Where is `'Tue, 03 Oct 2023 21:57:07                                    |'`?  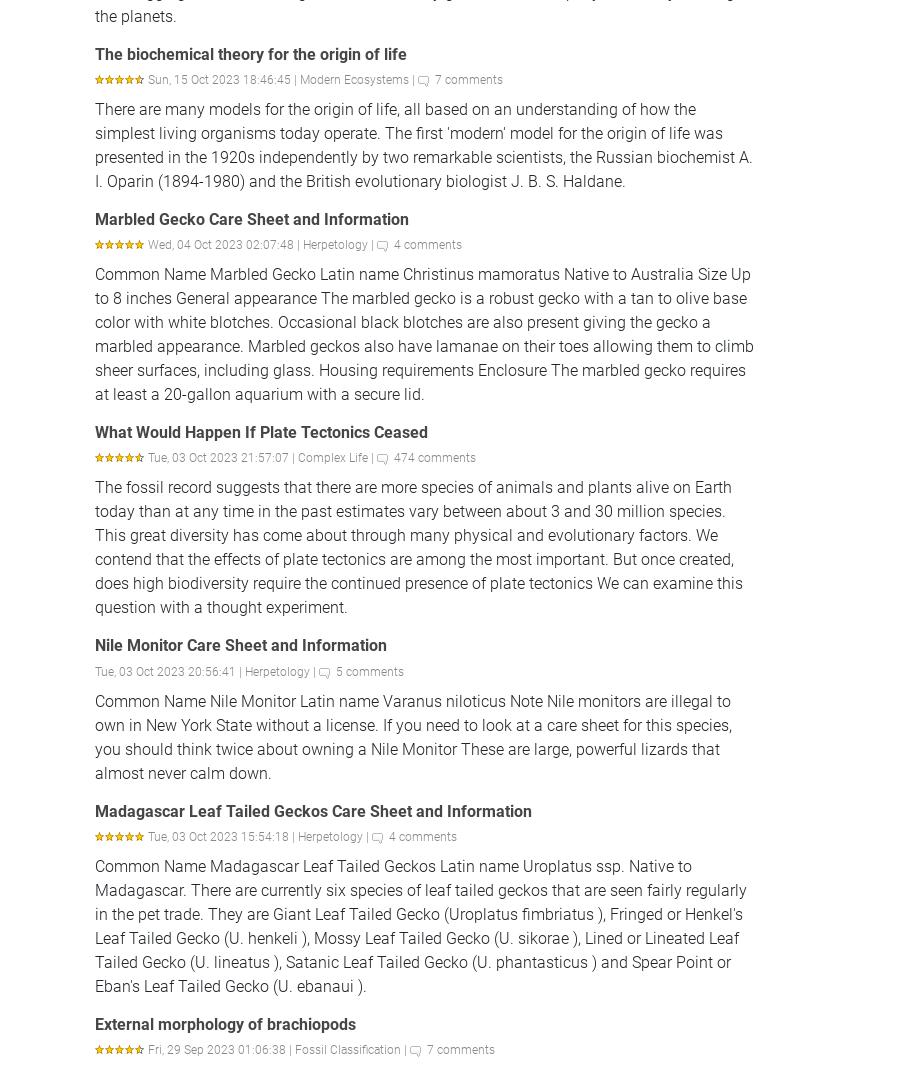
'Tue, 03 Oct 2023 21:57:07                                    |' is located at coordinates (223, 456).